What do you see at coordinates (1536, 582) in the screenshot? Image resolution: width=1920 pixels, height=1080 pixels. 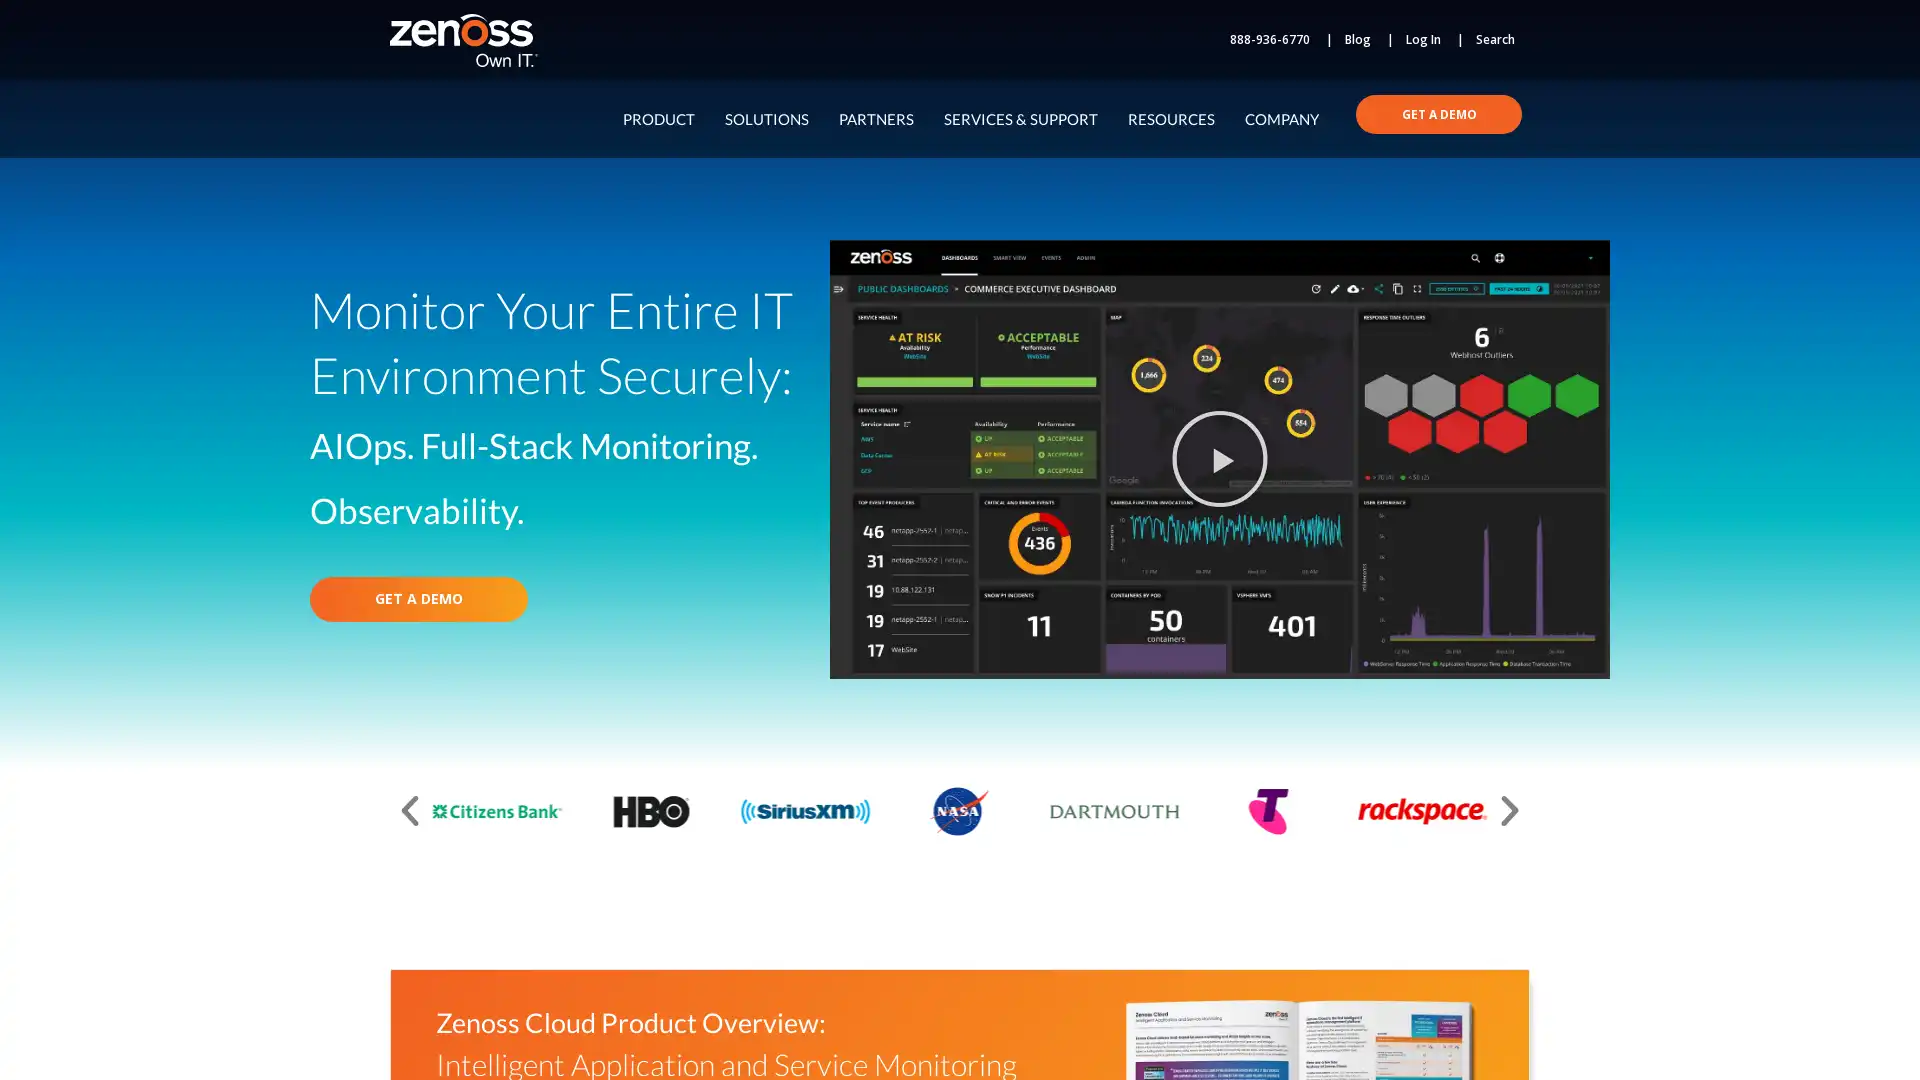 I see `enter full screen` at bounding box center [1536, 582].